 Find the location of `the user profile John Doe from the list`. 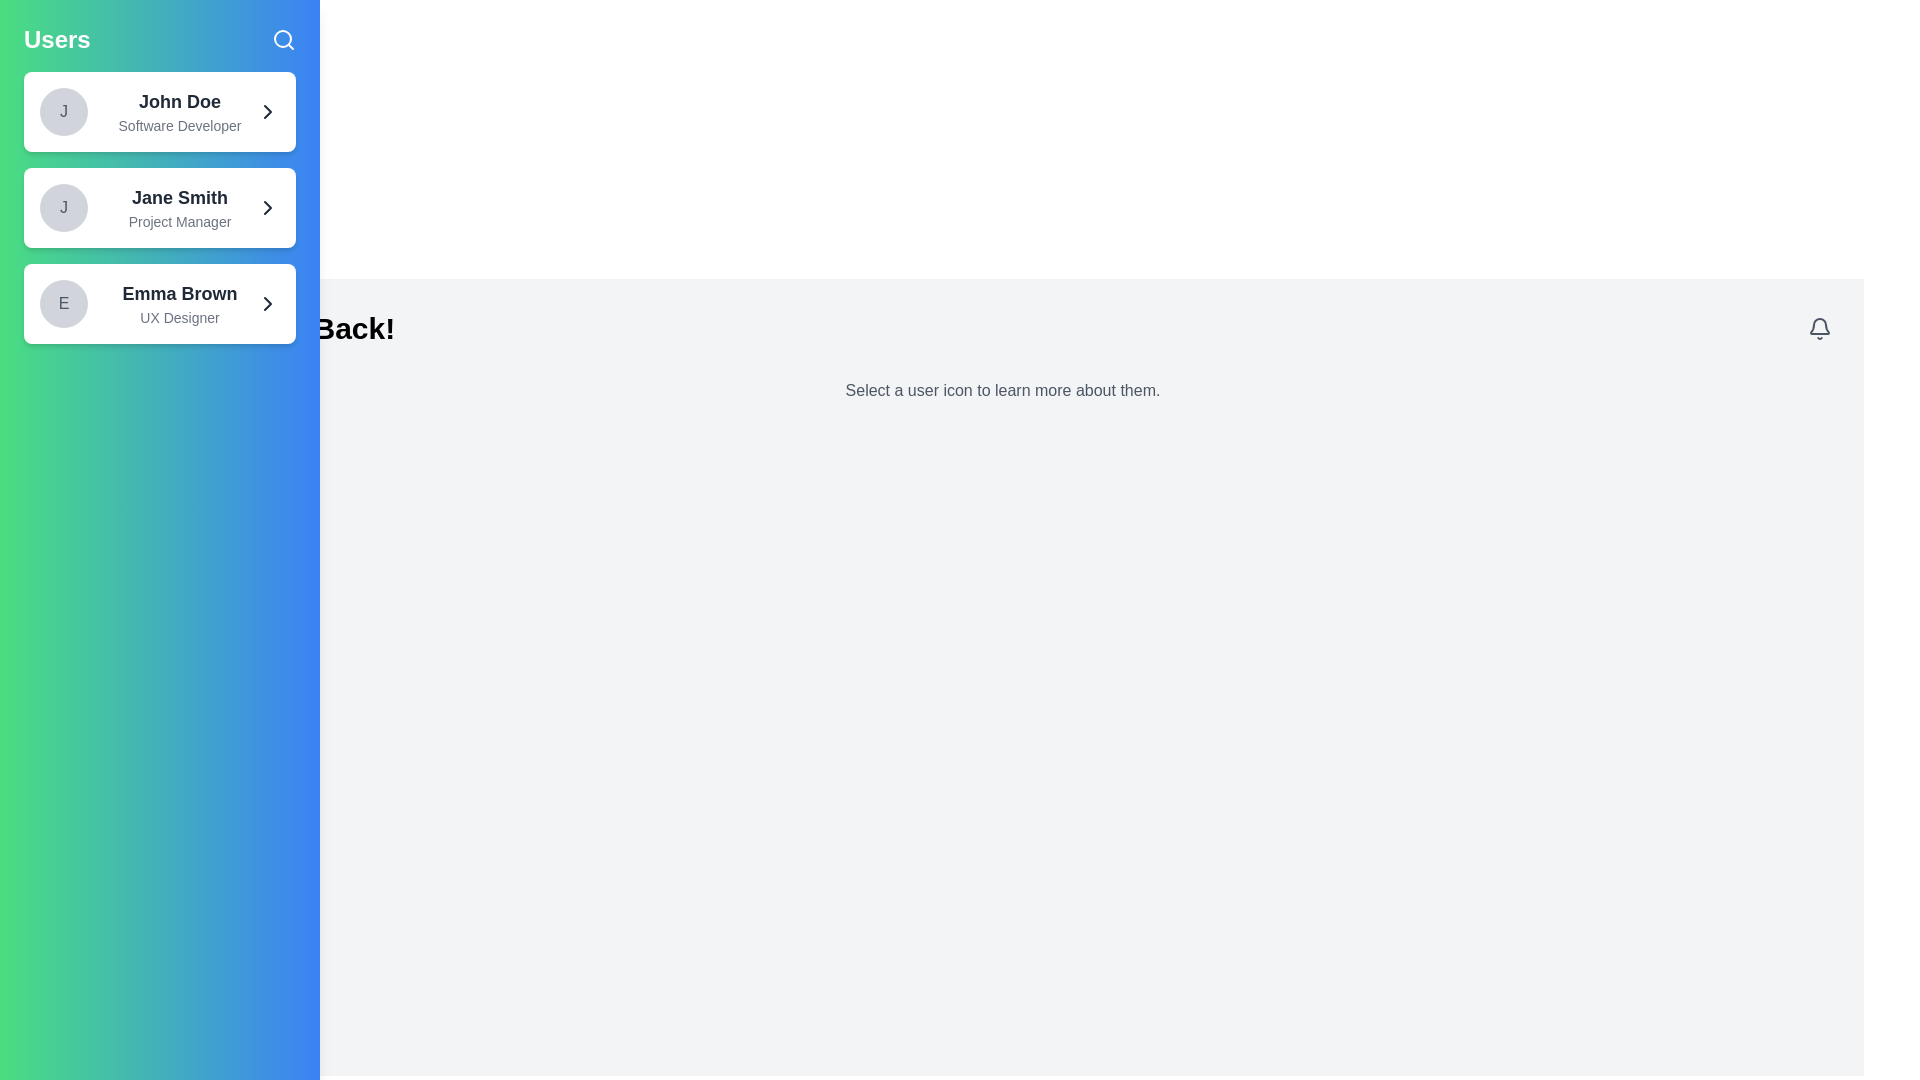

the user profile John Doe from the list is located at coordinates (158, 111).